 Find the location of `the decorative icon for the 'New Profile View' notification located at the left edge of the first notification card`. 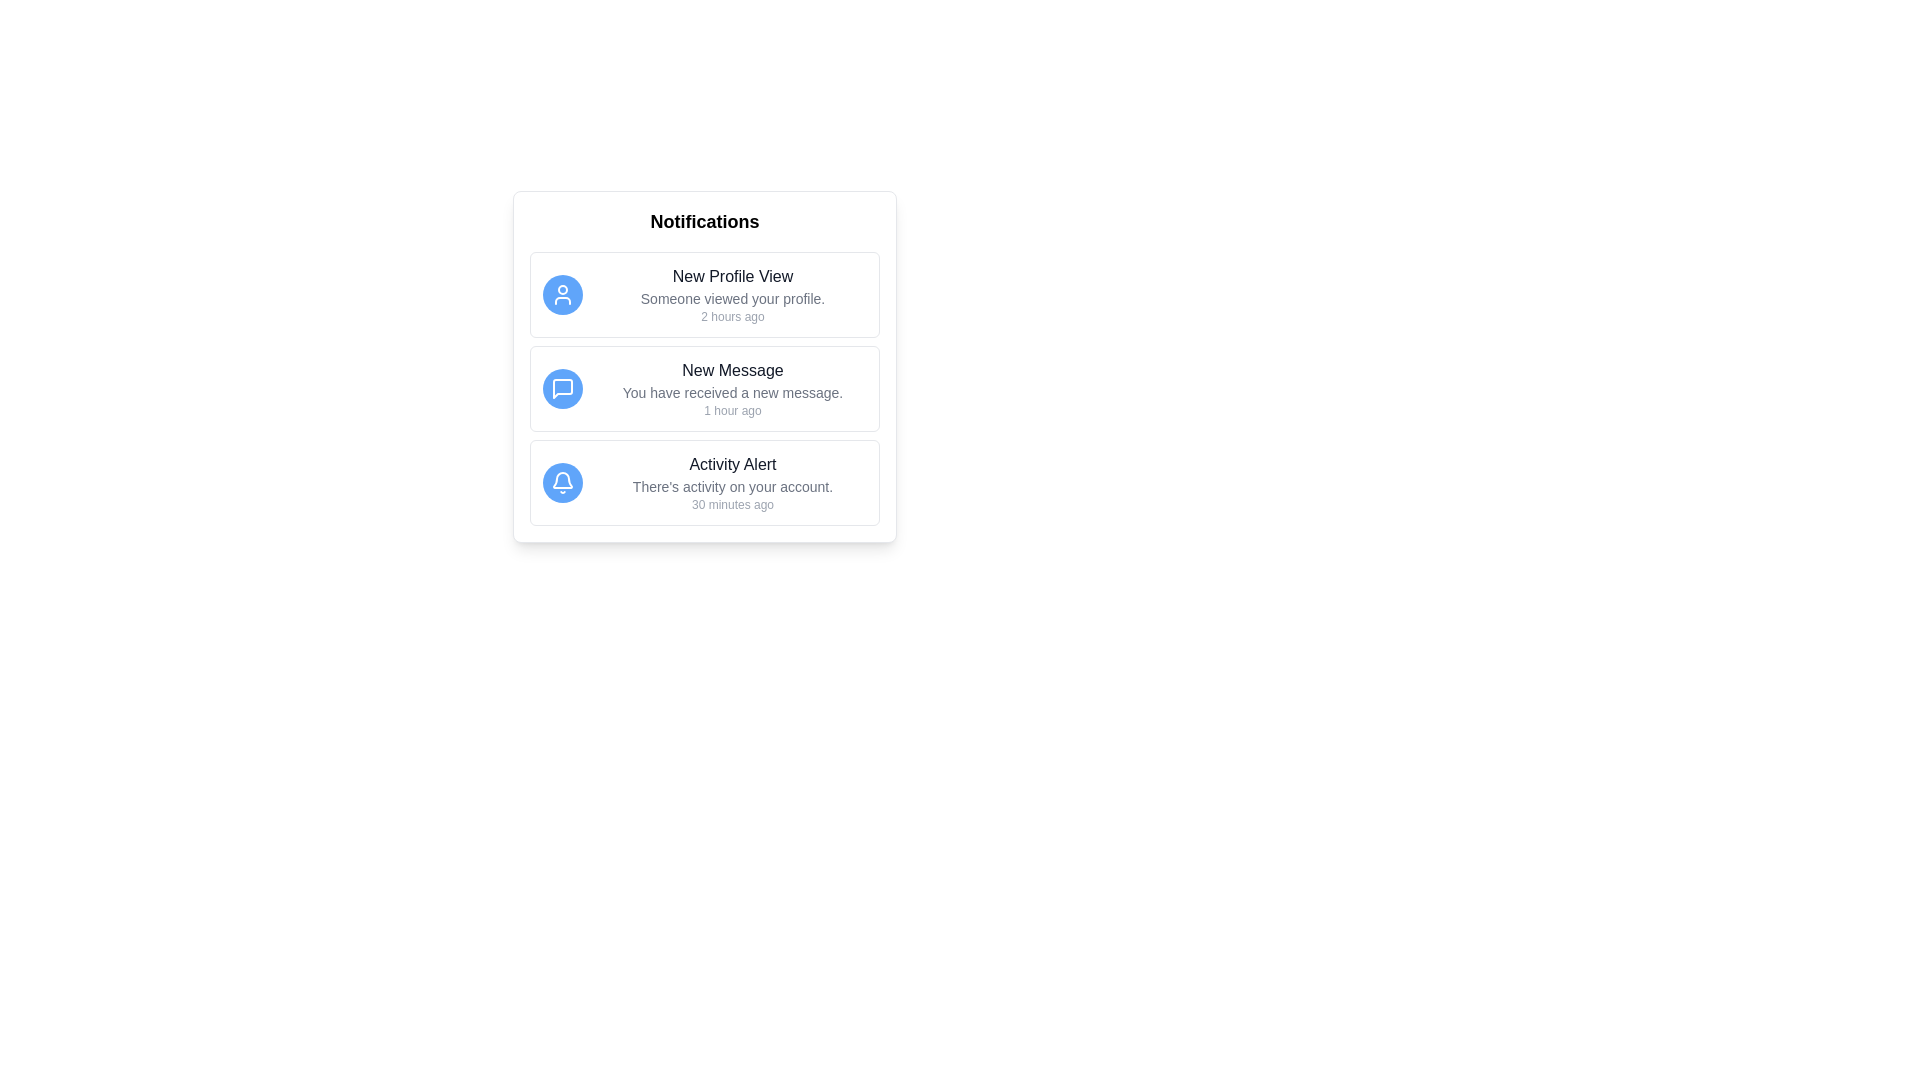

the decorative icon for the 'New Profile View' notification located at the left edge of the first notification card is located at coordinates (561, 294).